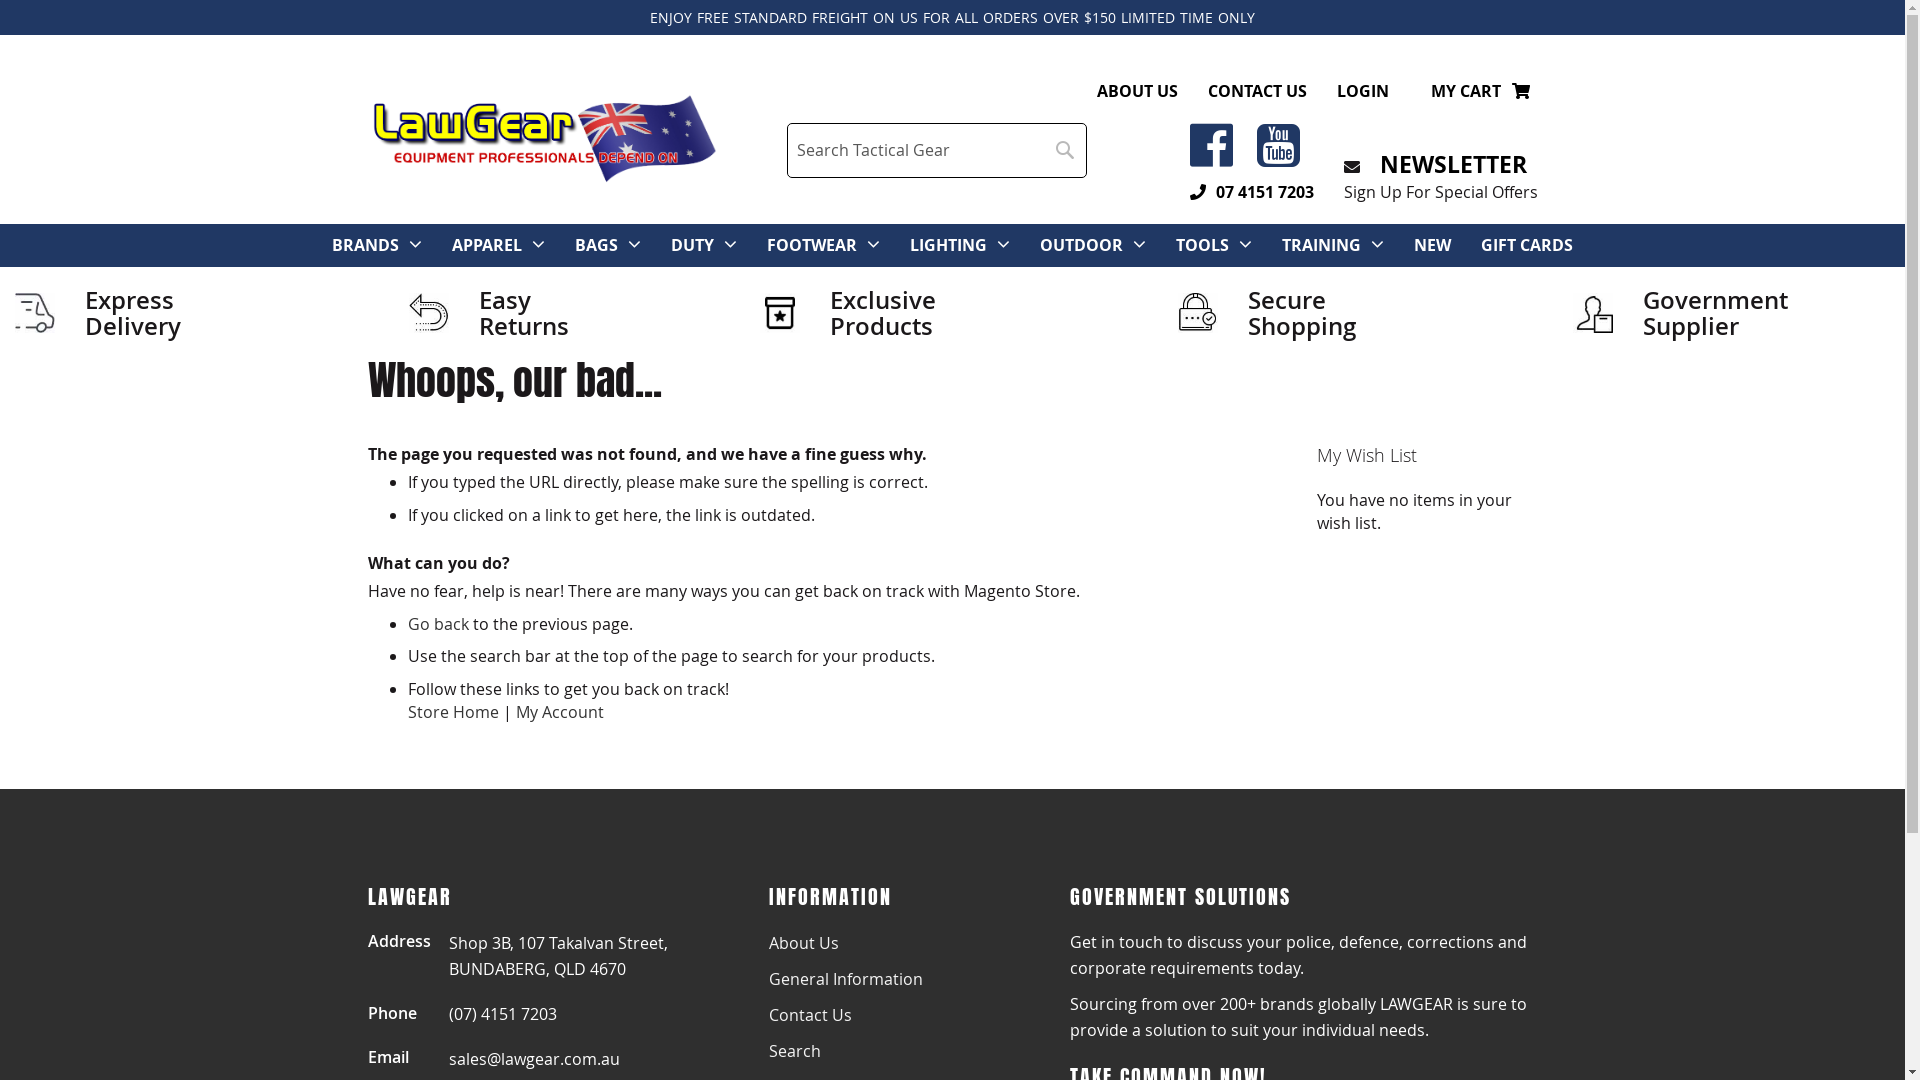  I want to click on 'About Us', so click(767, 942).